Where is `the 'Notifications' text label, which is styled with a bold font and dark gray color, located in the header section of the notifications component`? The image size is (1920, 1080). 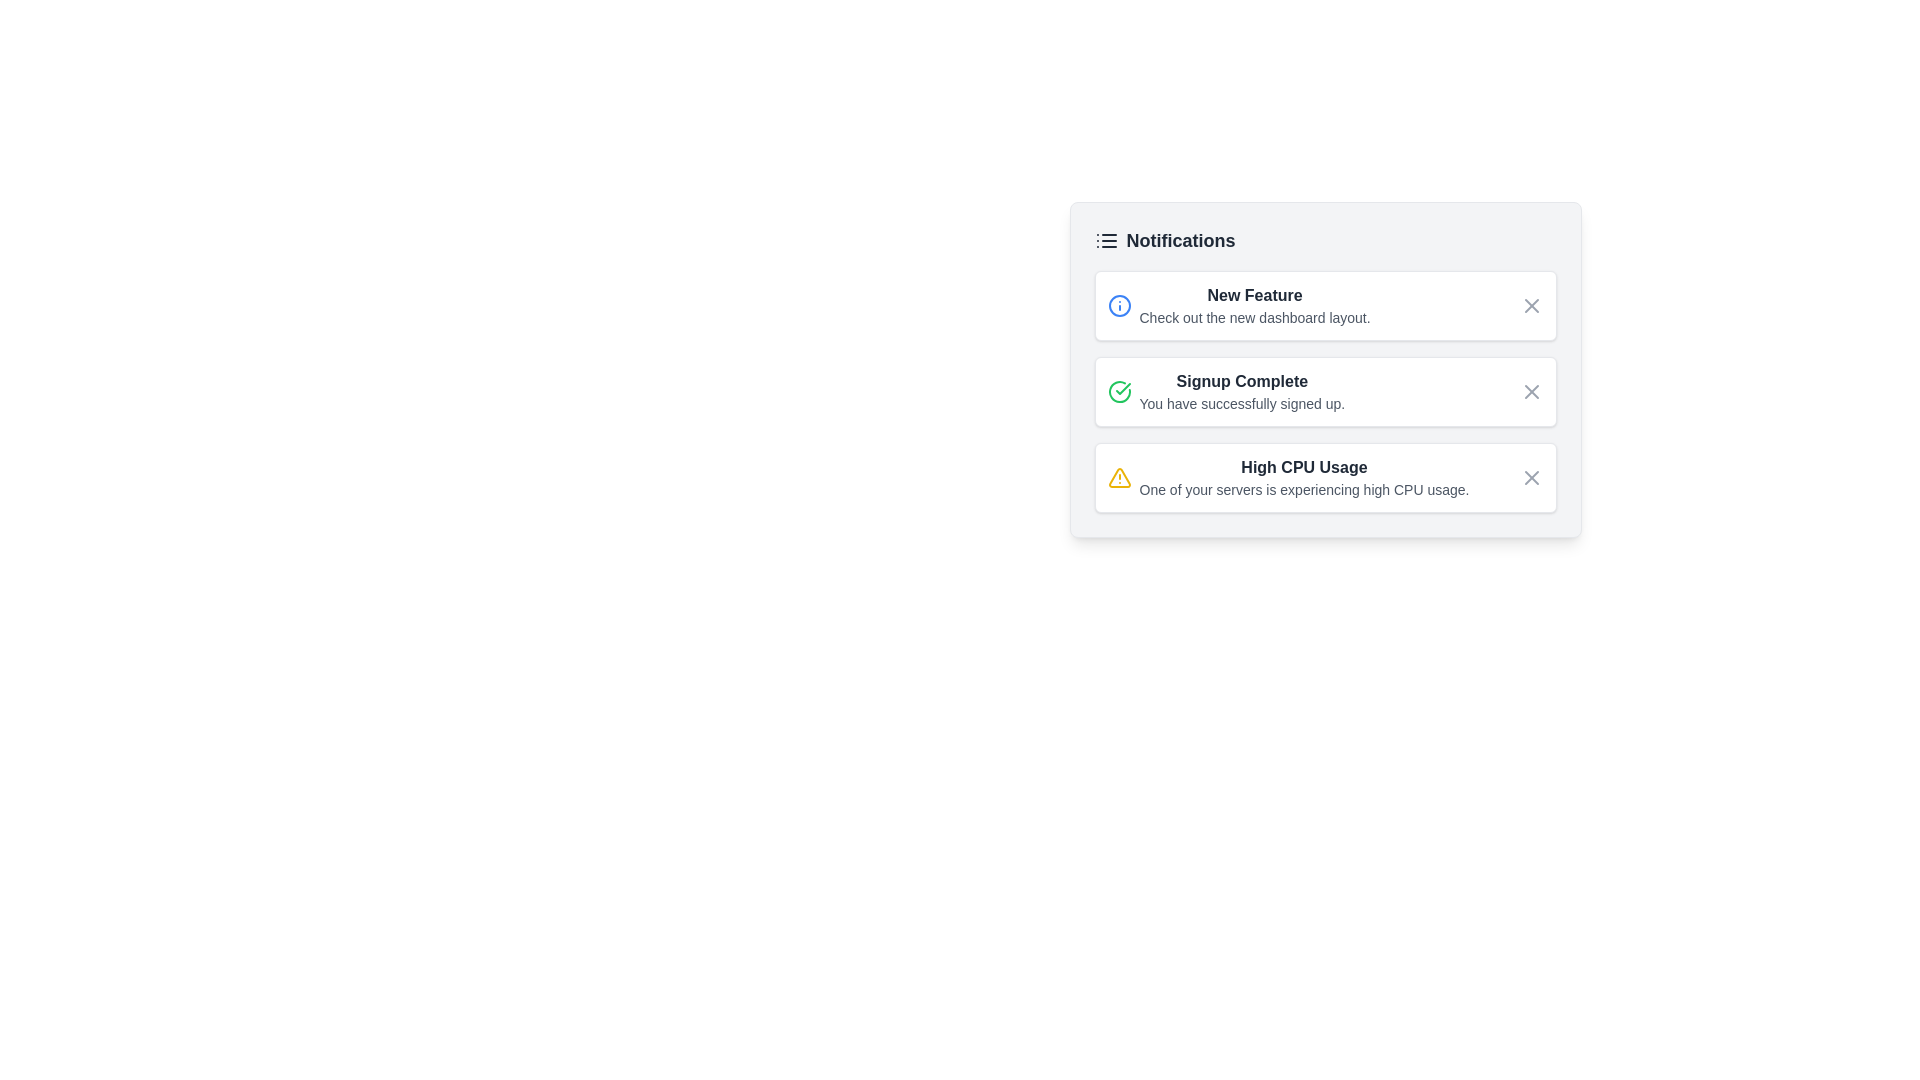 the 'Notifications' text label, which is styled with a bold font and dark gray color, located in the header section of the notifications component is located at coordinates (1165, 239).